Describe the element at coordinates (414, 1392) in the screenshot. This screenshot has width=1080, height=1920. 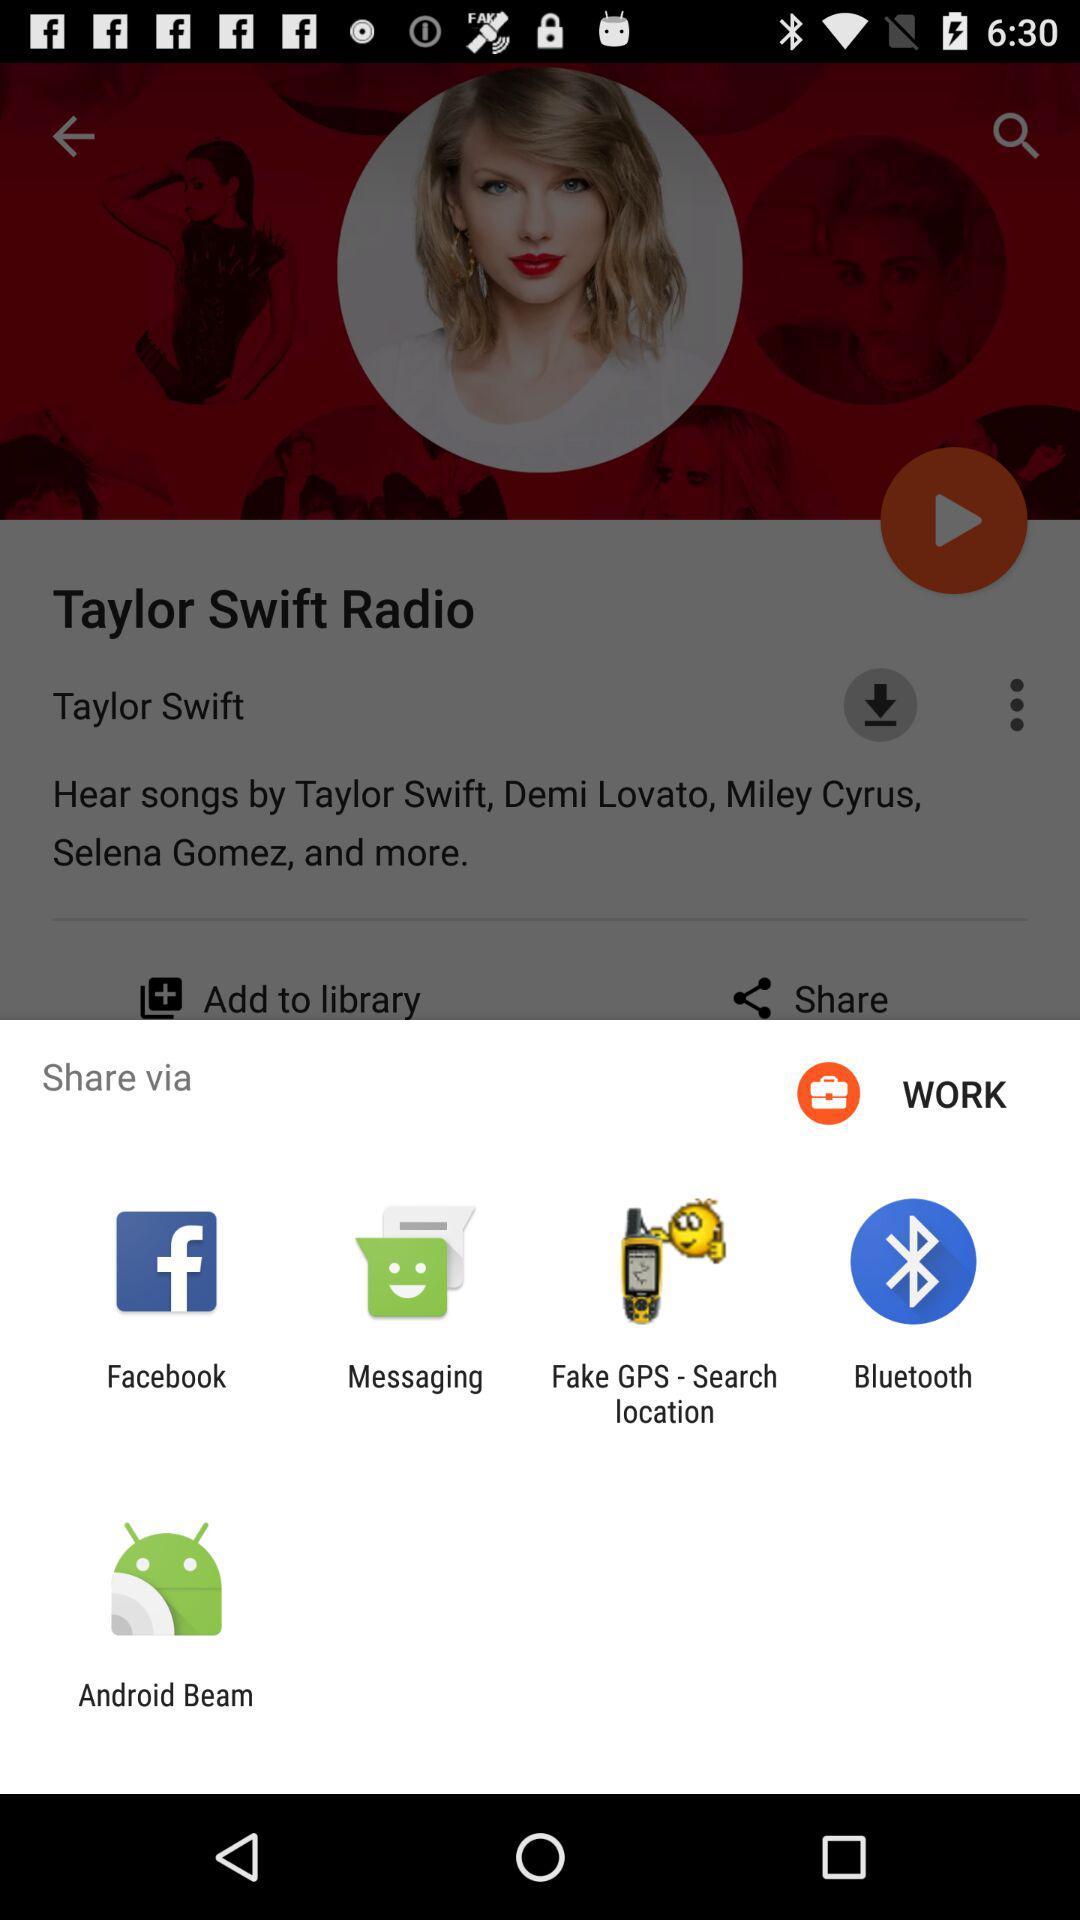
I see `the app to the right of facebook app` at that location.